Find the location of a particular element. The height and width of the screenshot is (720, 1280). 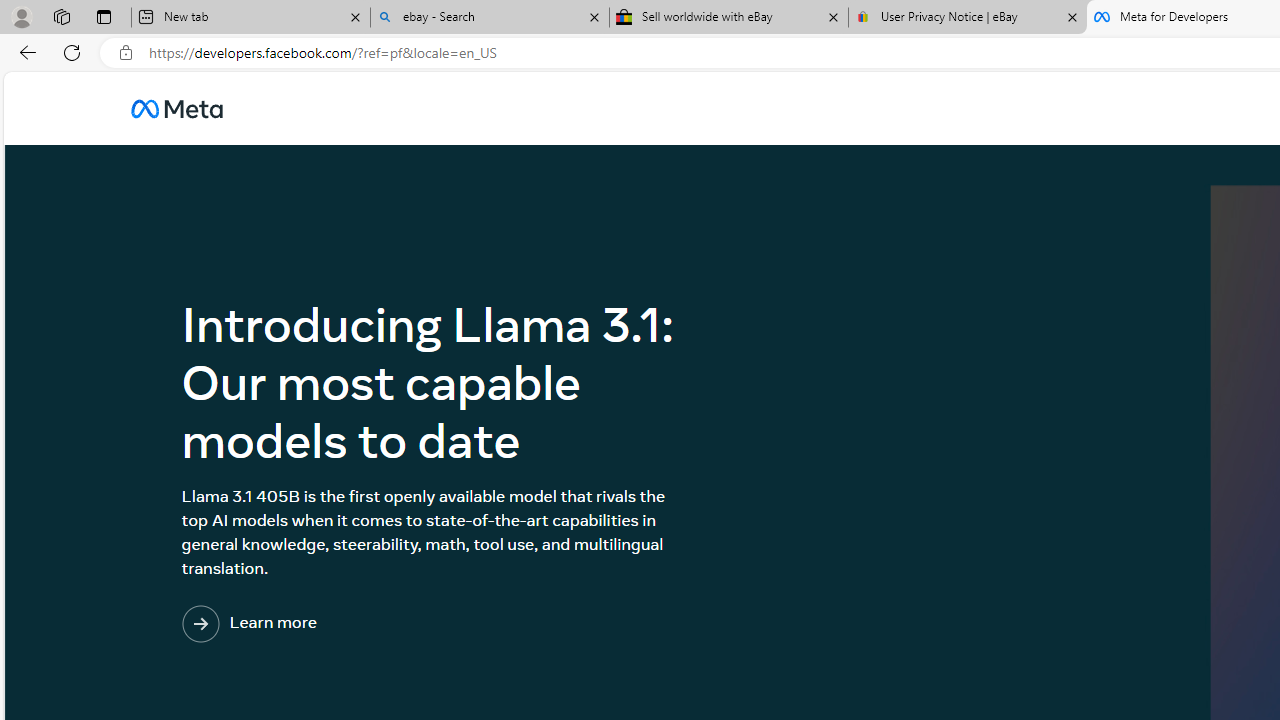

'User Privacy Notice | eBay' is located at coordinates (967, 17).